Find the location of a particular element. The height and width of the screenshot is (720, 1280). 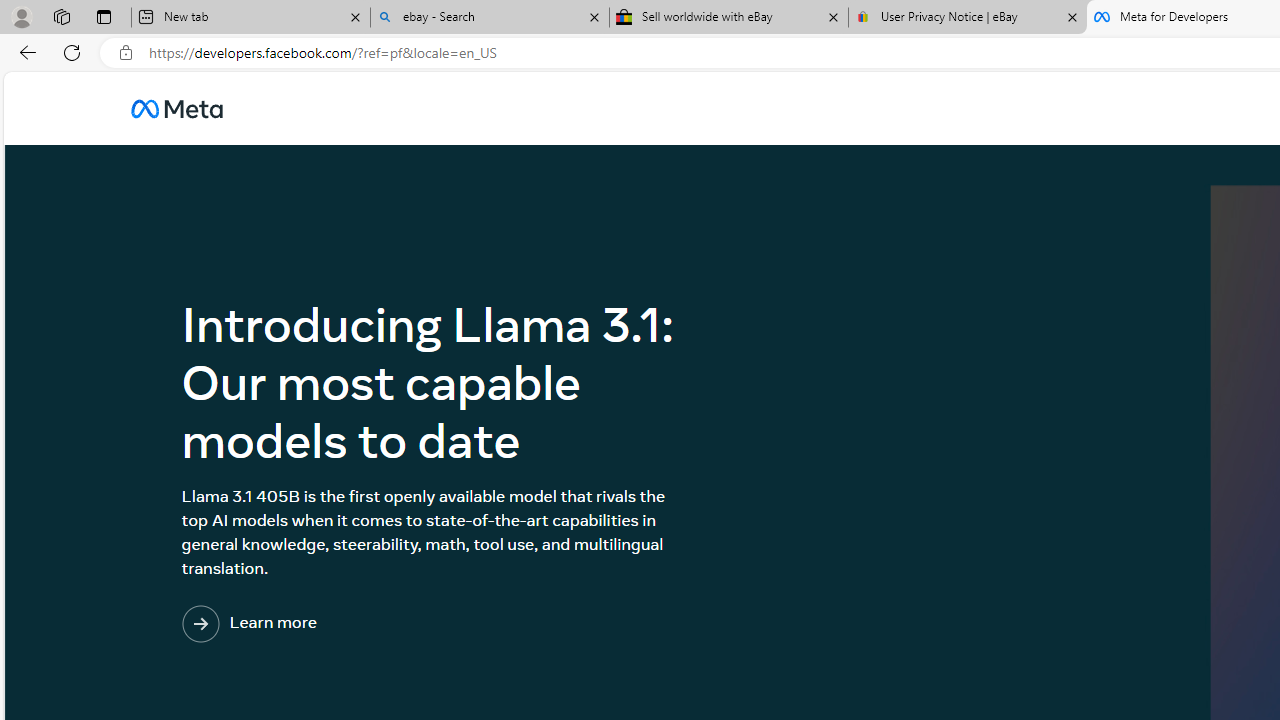

'User Privacy Notice | eBay' is located at coordinates (967, 17).